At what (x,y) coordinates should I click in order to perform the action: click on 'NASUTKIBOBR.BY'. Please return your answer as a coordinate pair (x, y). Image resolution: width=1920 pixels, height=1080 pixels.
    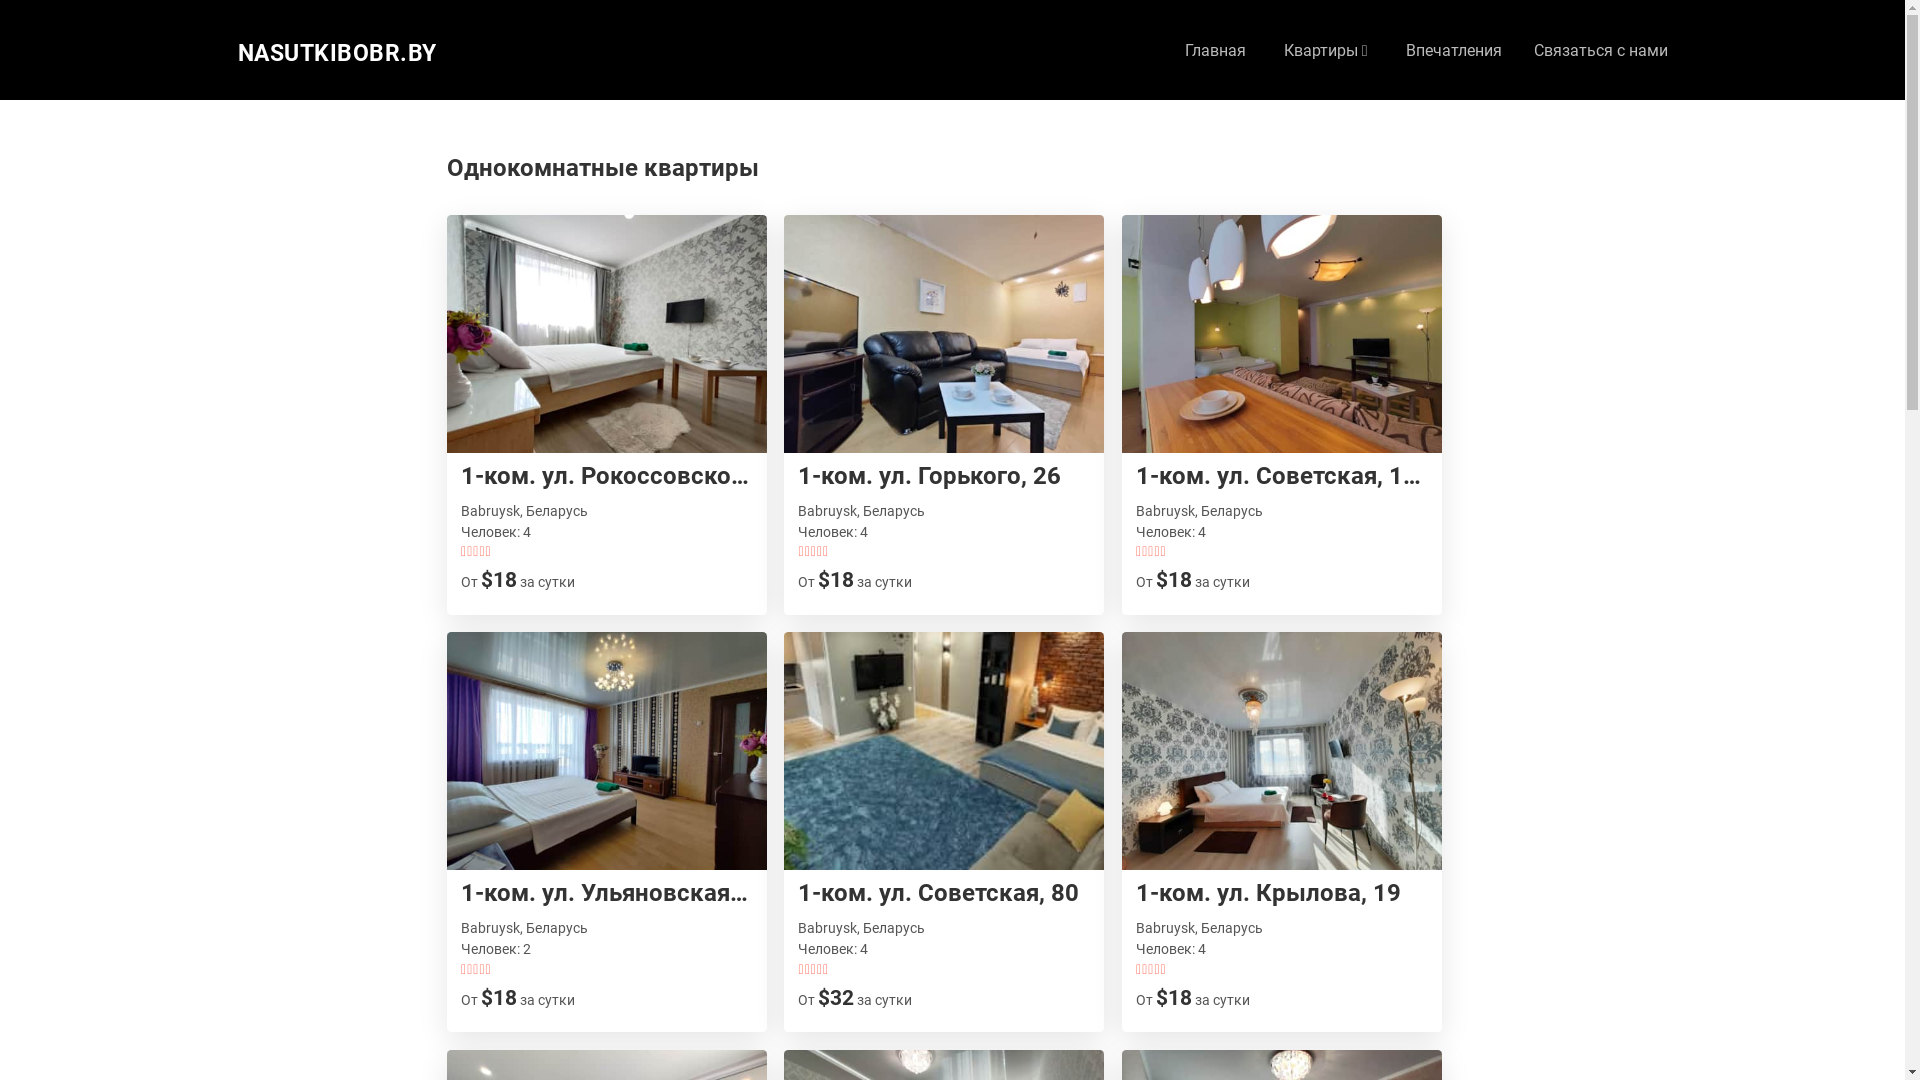
    Looking at the image, I should click on (337, 53).